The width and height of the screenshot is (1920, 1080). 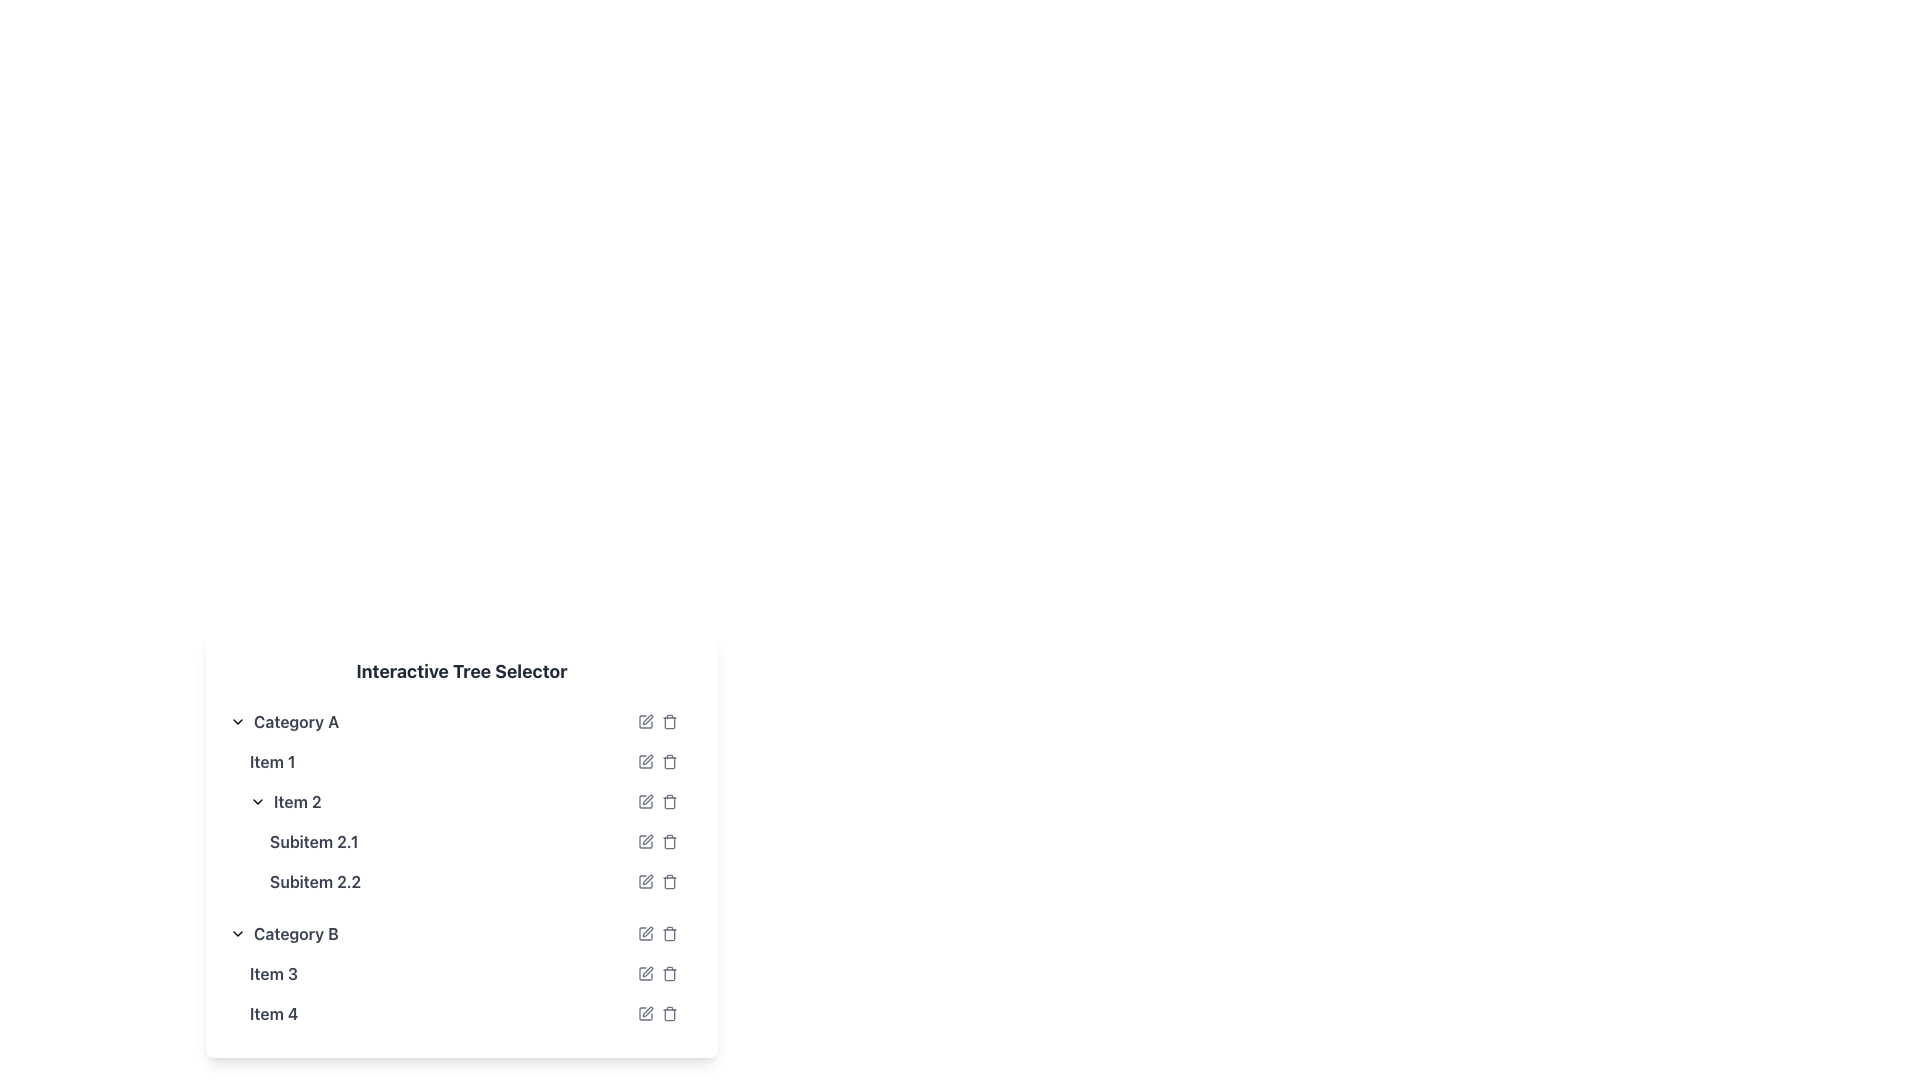 I want to click on the Text Label indicating a category section within the Interactive Tree Selector, located between 'Category A' and 'Item 3.', so click(x=295, y=933).